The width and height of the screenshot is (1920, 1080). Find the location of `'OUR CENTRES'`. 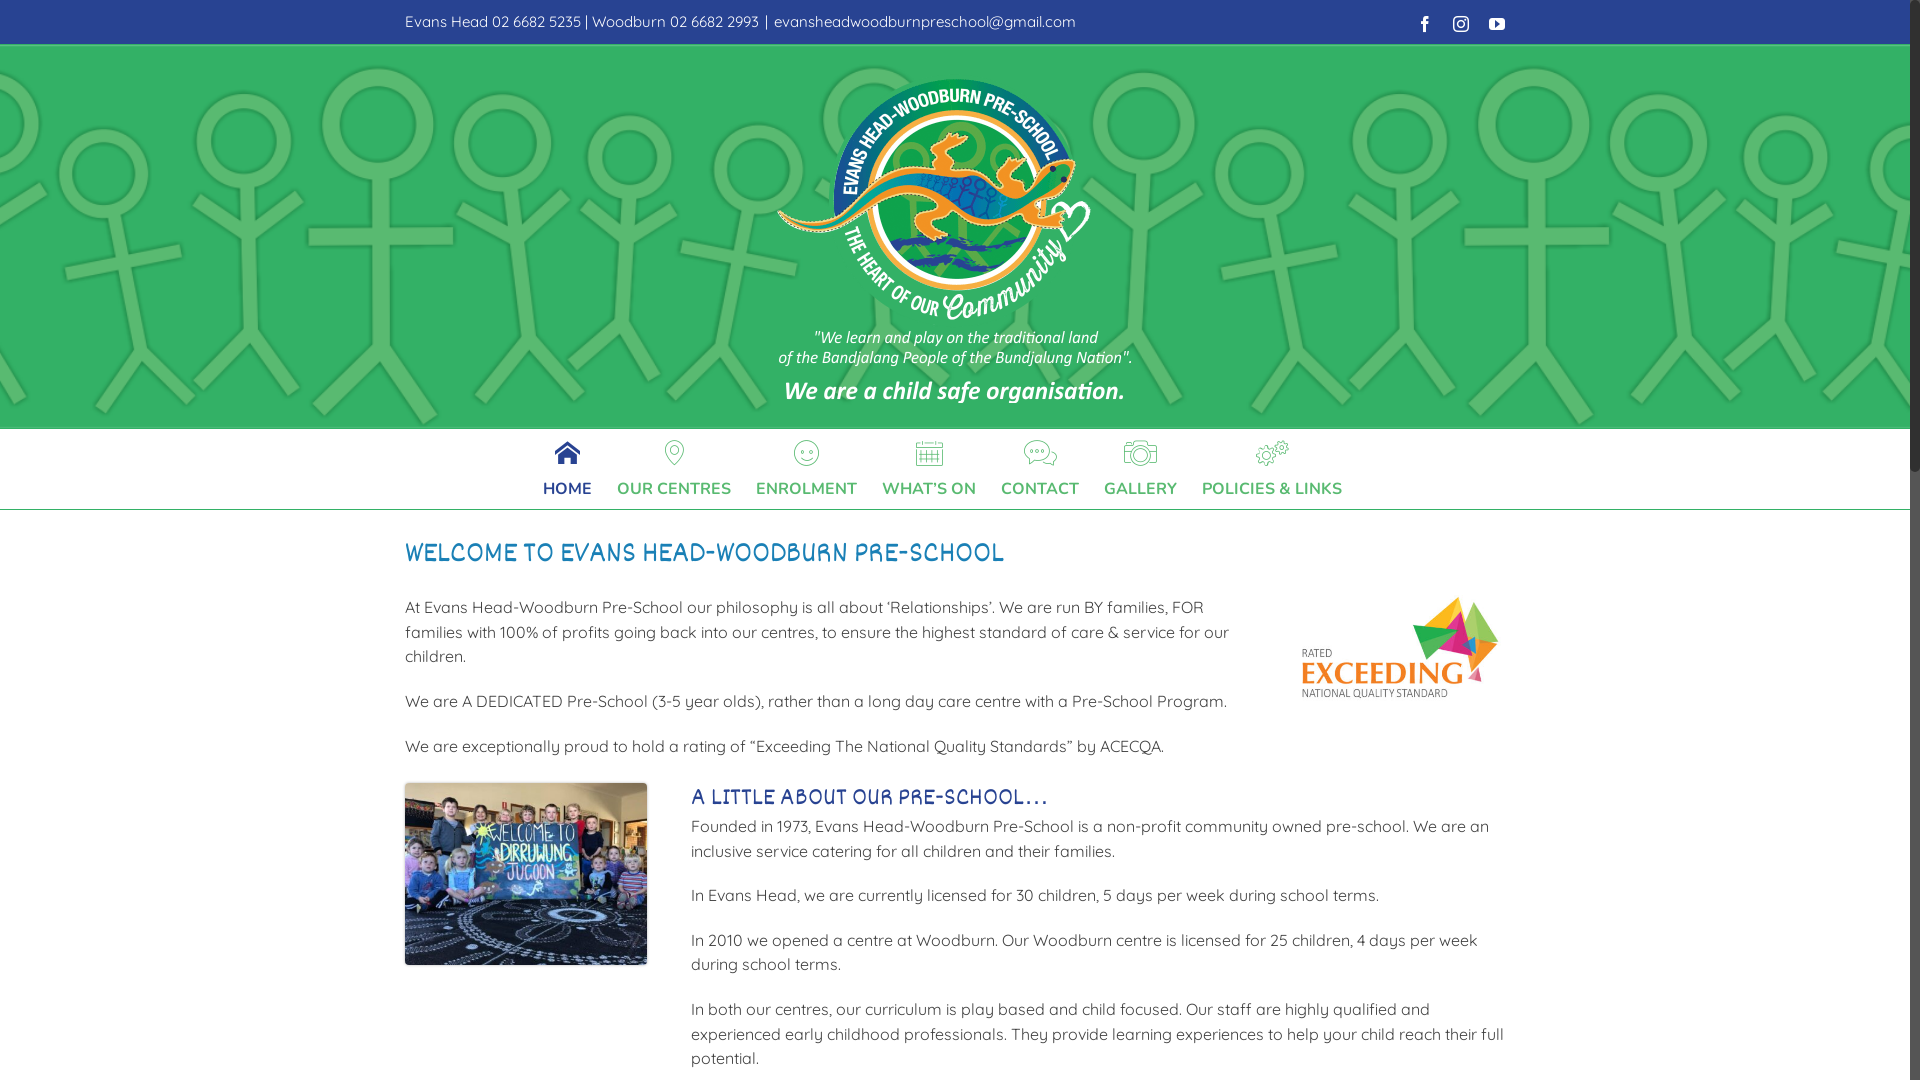

'OUR CENTRES' is located at coordinates (616, 469).